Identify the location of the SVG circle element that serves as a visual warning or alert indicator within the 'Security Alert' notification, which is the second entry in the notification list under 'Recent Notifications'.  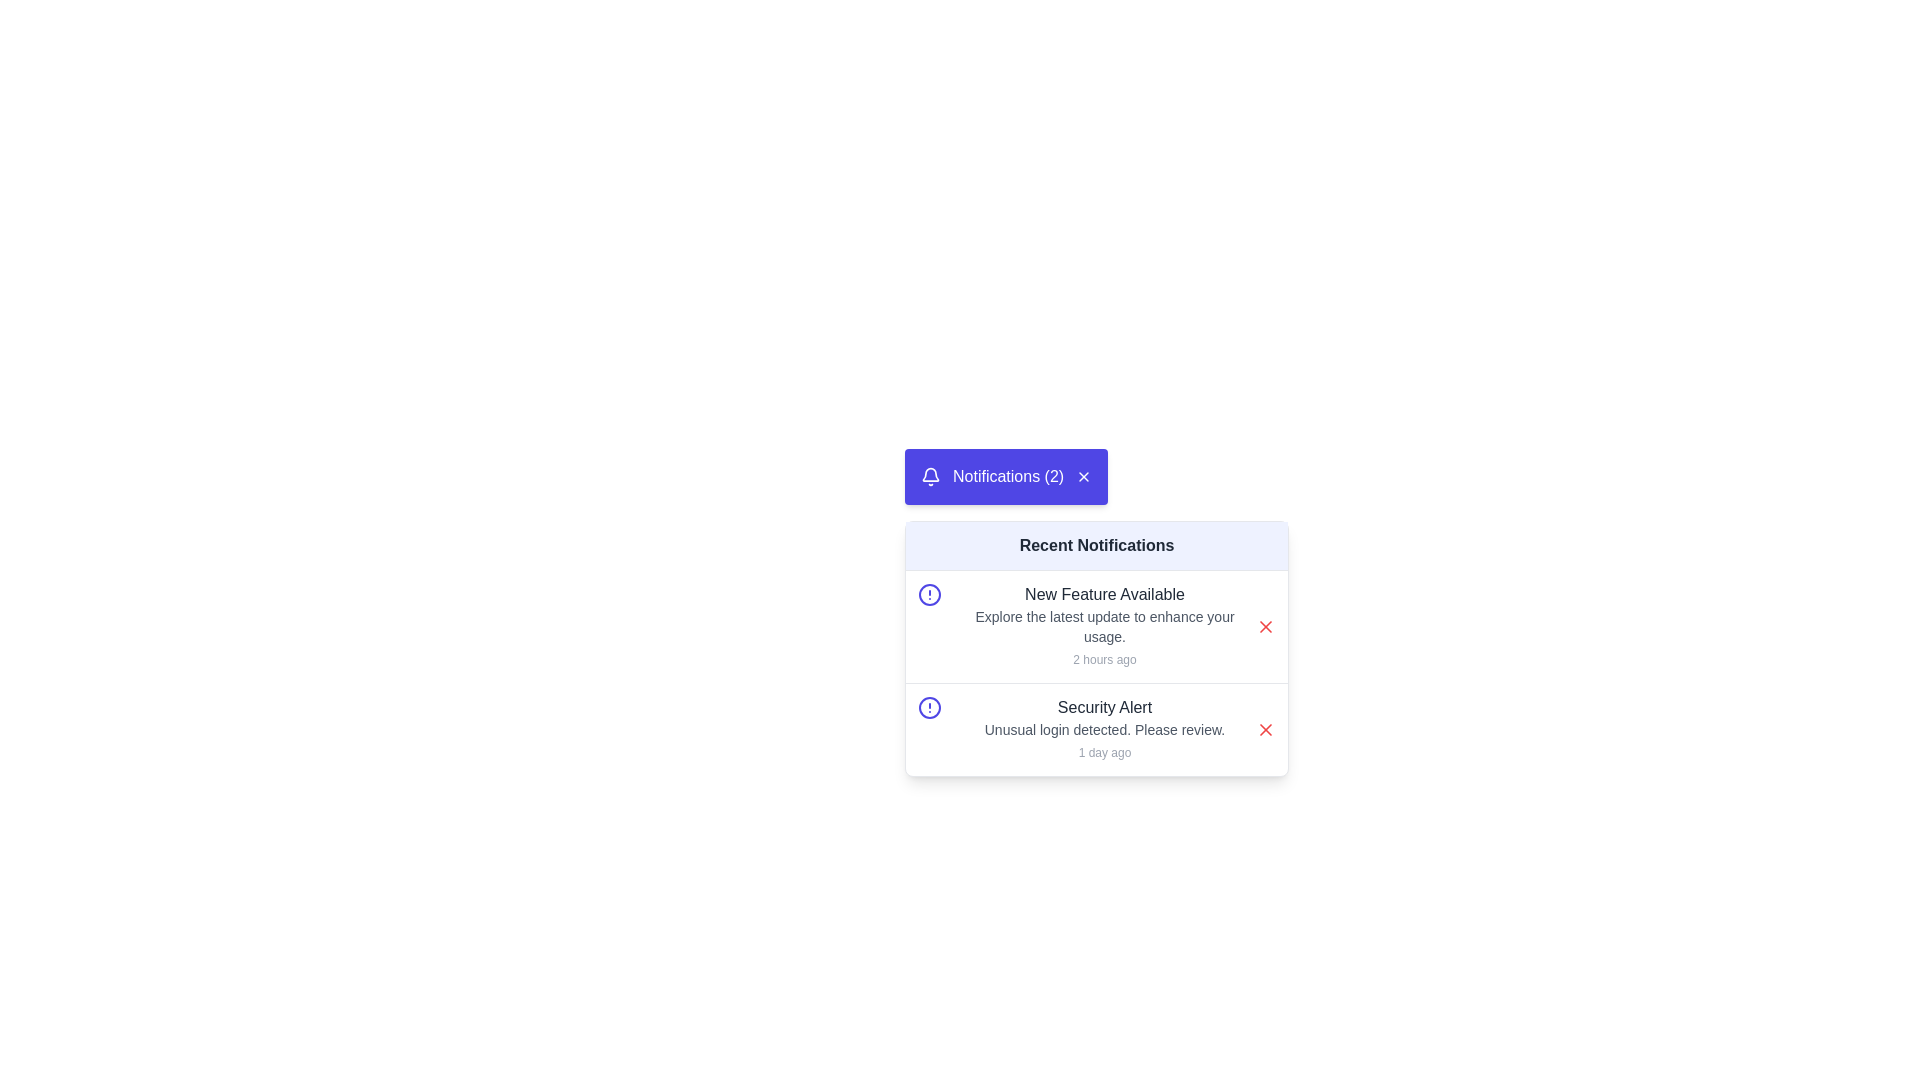
(929, 707).